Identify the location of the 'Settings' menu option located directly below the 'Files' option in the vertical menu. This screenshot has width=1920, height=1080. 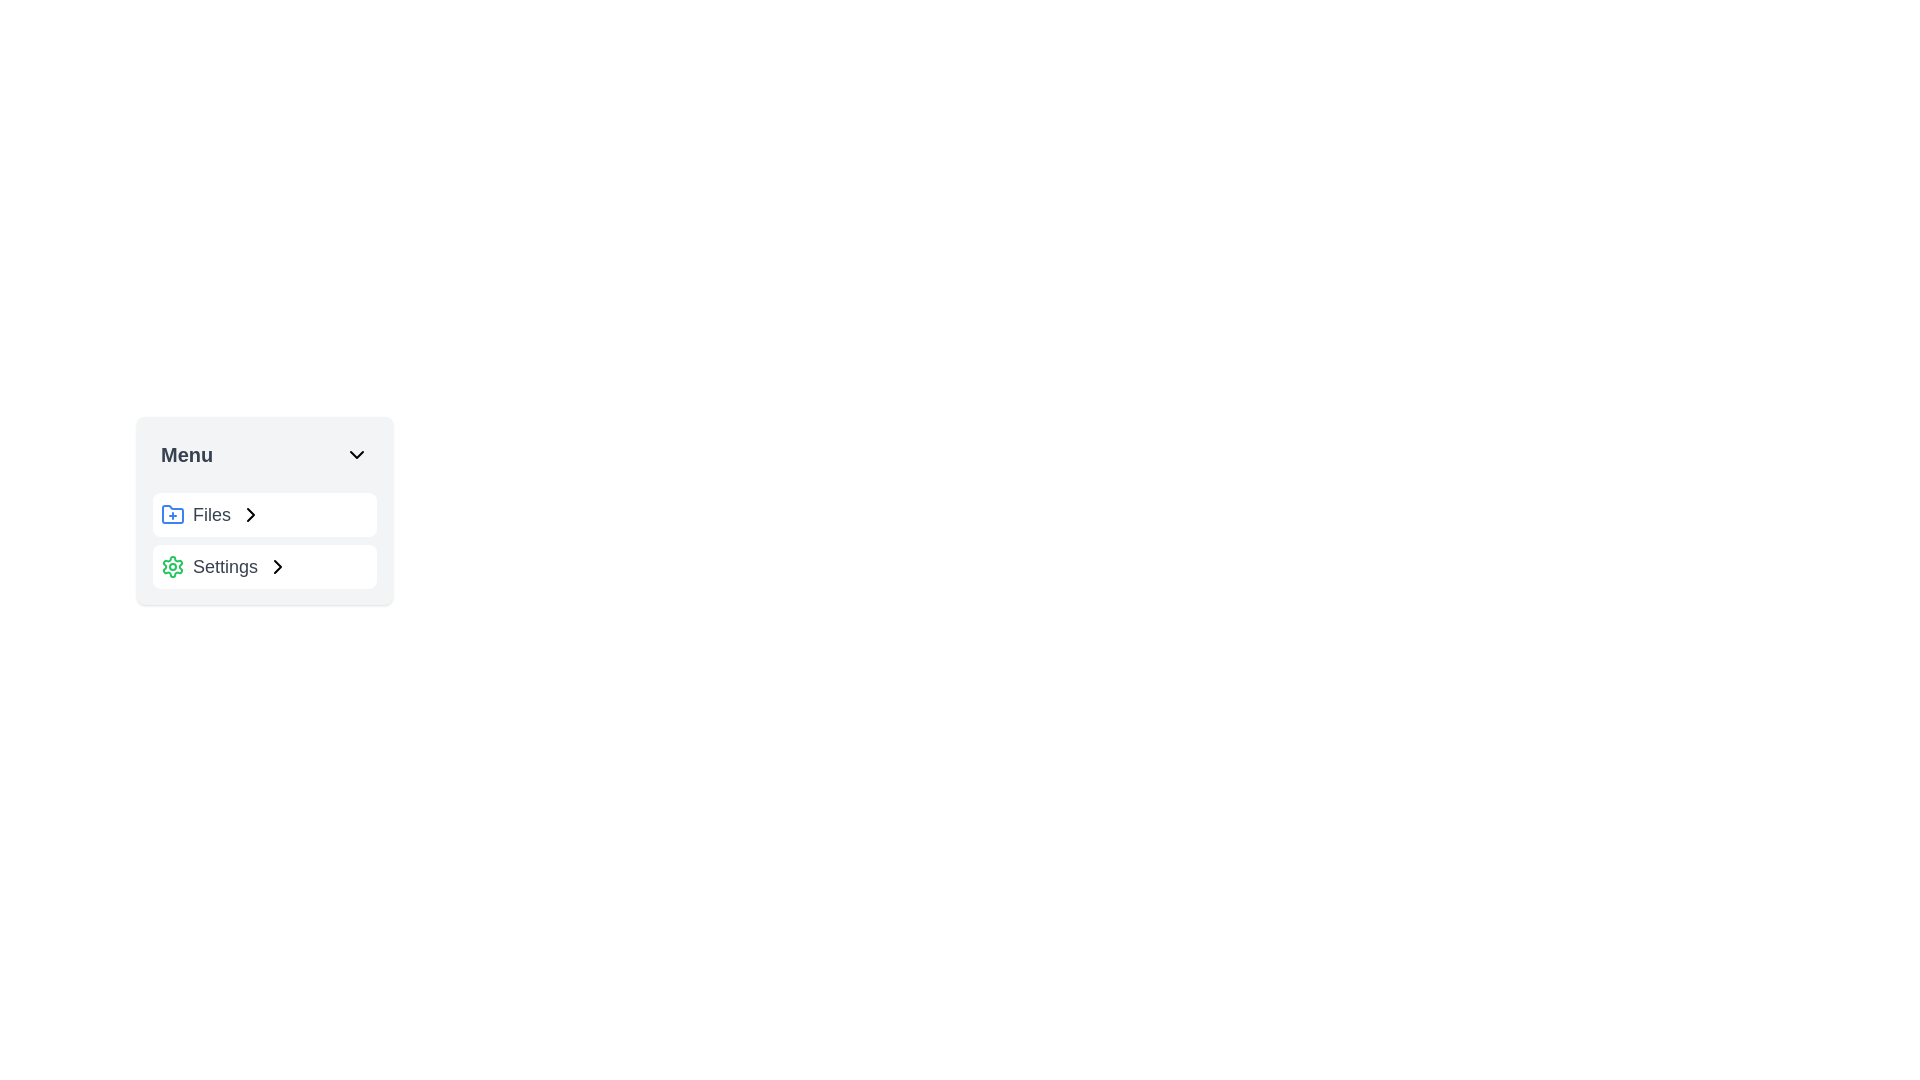
(263, 567).